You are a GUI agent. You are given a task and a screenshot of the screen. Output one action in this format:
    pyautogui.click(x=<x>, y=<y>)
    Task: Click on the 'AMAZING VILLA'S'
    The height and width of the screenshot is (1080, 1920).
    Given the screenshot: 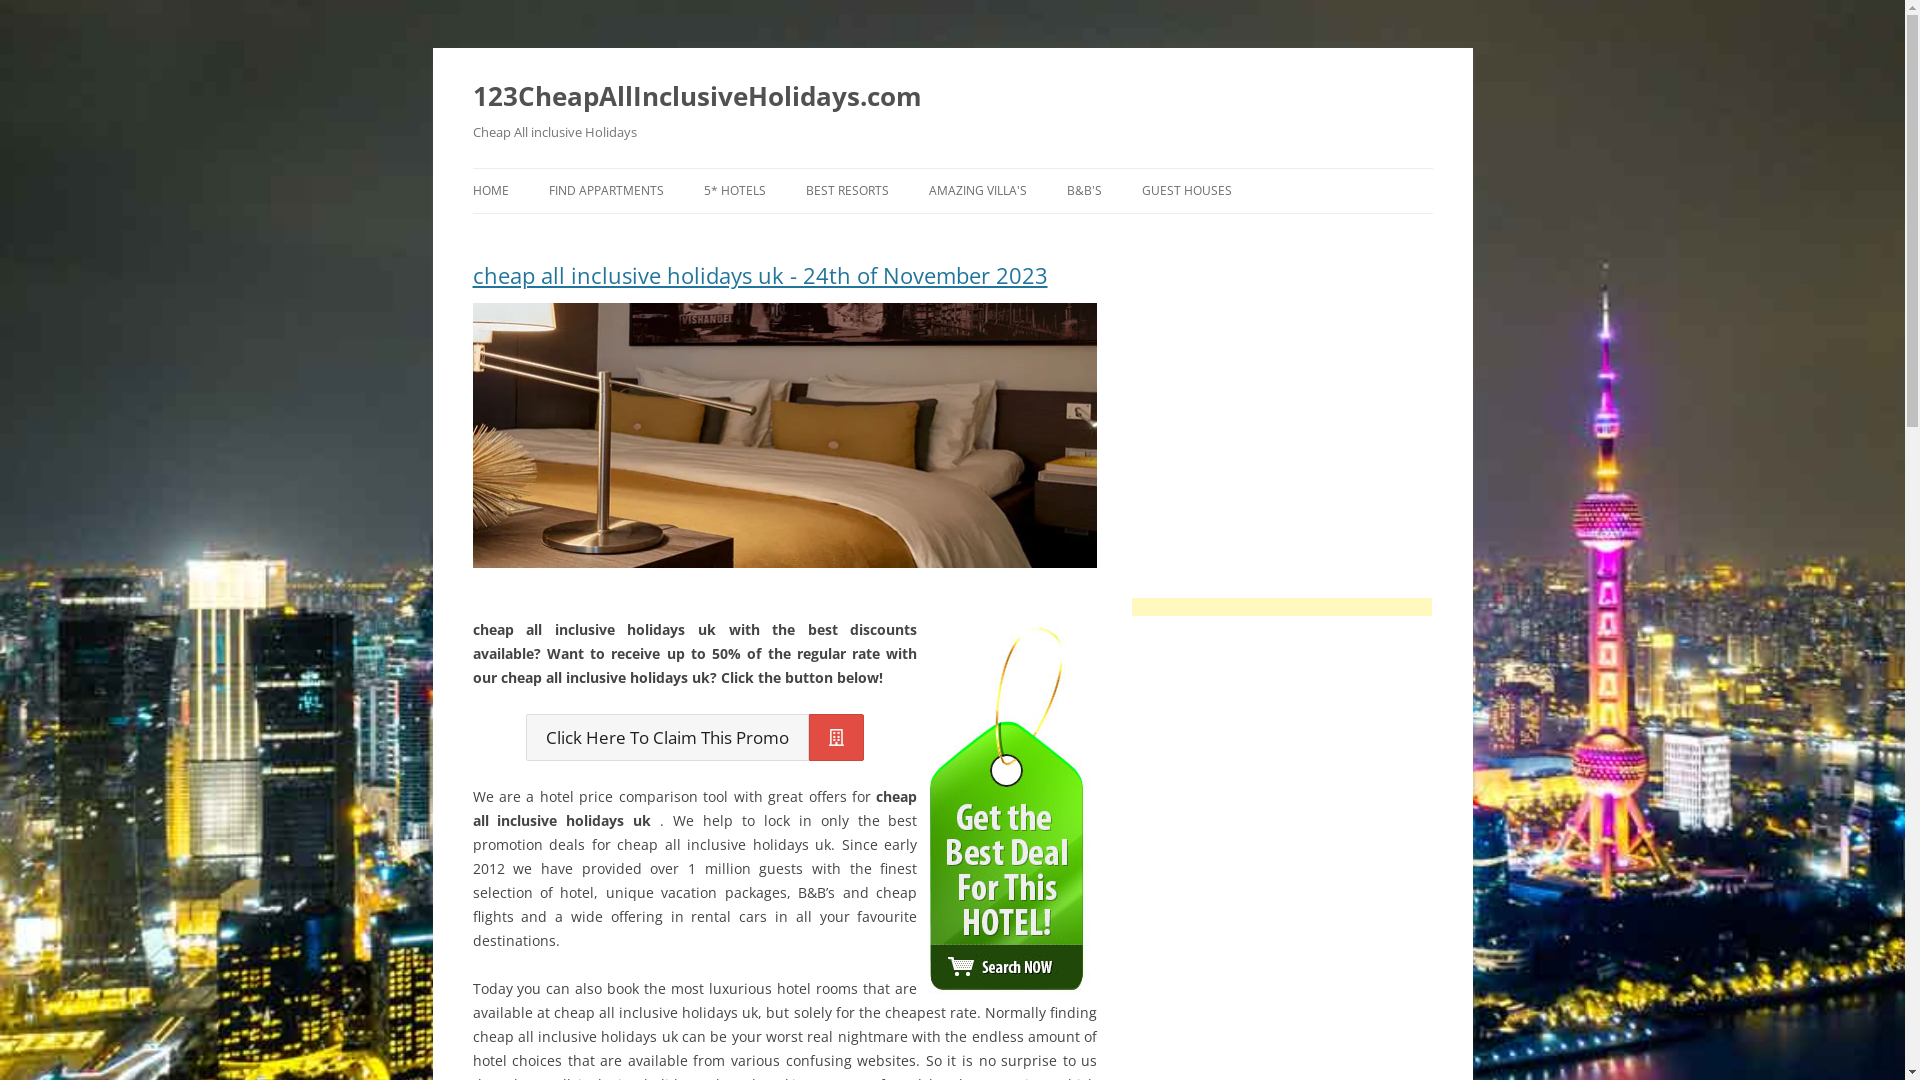 What is the action you would take?
    pyautogui.click(x=977, y=191)
    